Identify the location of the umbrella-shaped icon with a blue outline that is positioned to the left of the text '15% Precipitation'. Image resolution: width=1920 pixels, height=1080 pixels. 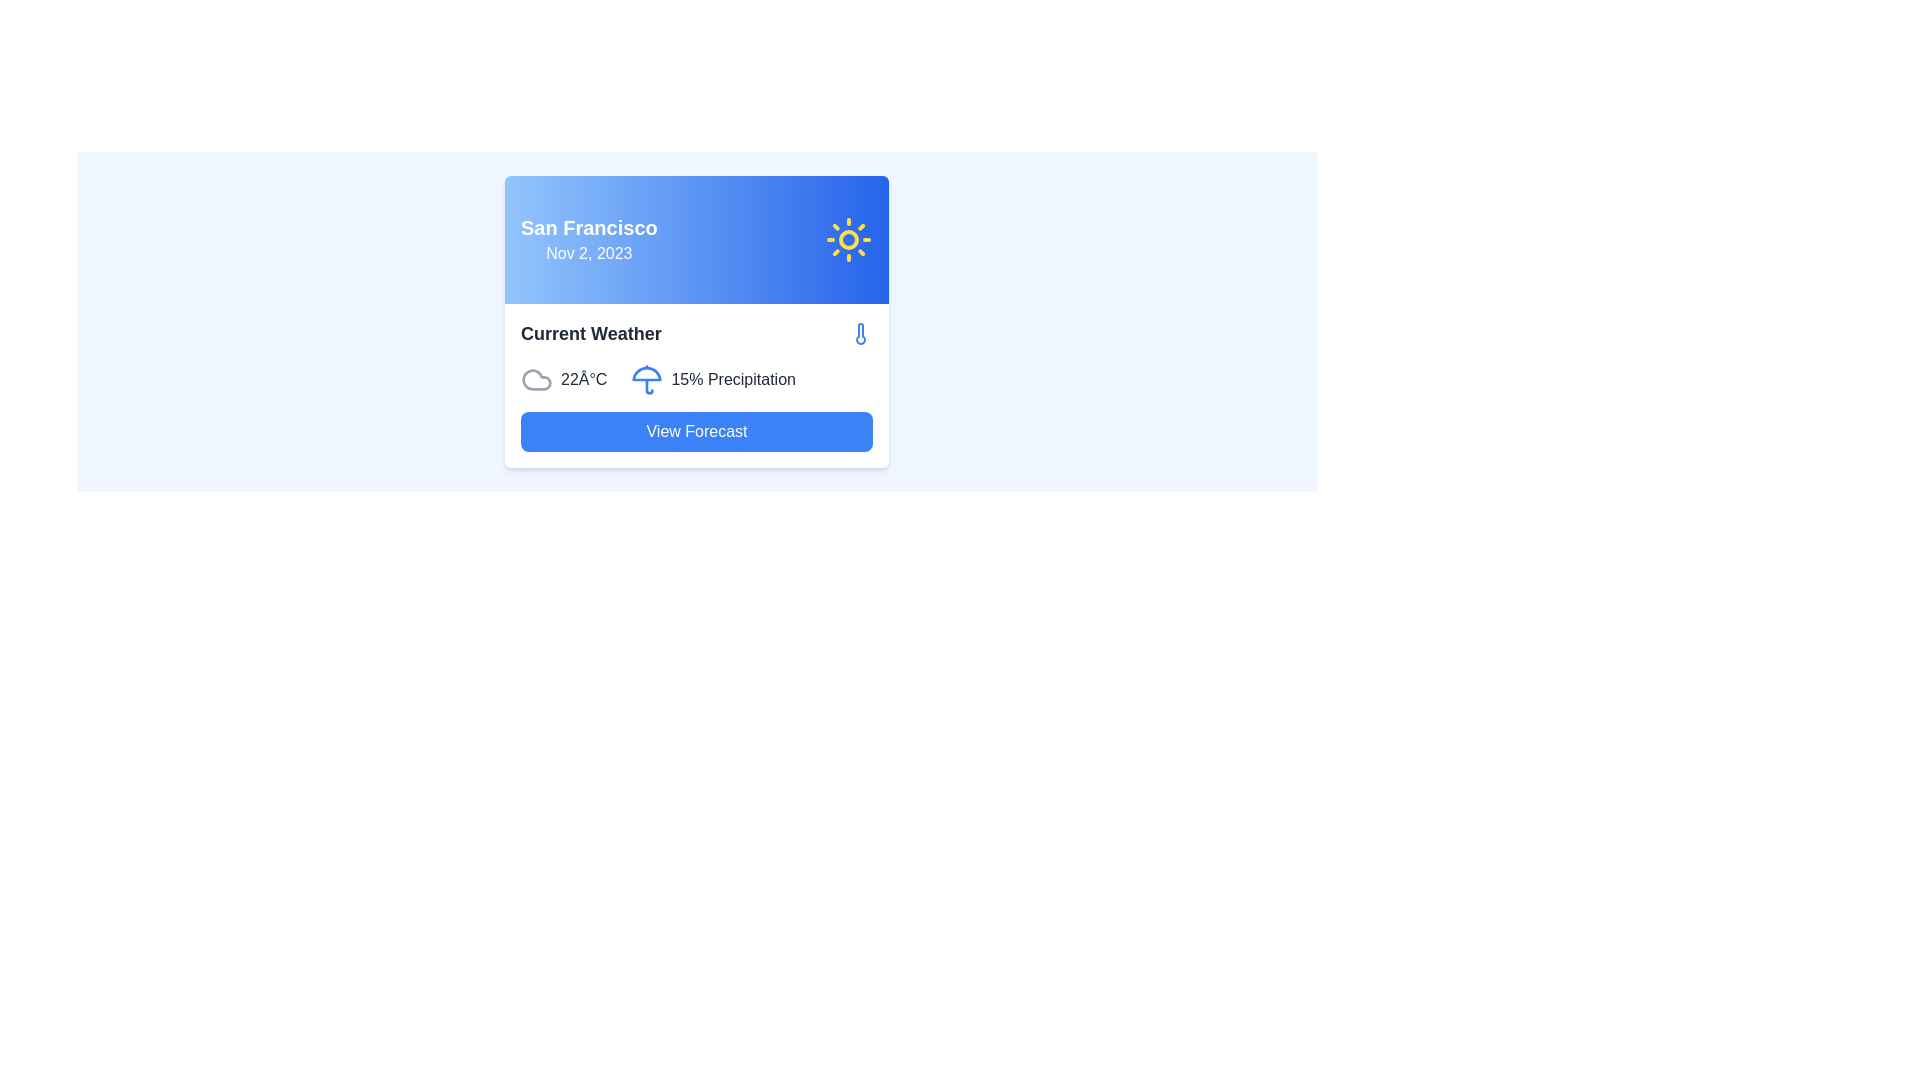
(647, 380).